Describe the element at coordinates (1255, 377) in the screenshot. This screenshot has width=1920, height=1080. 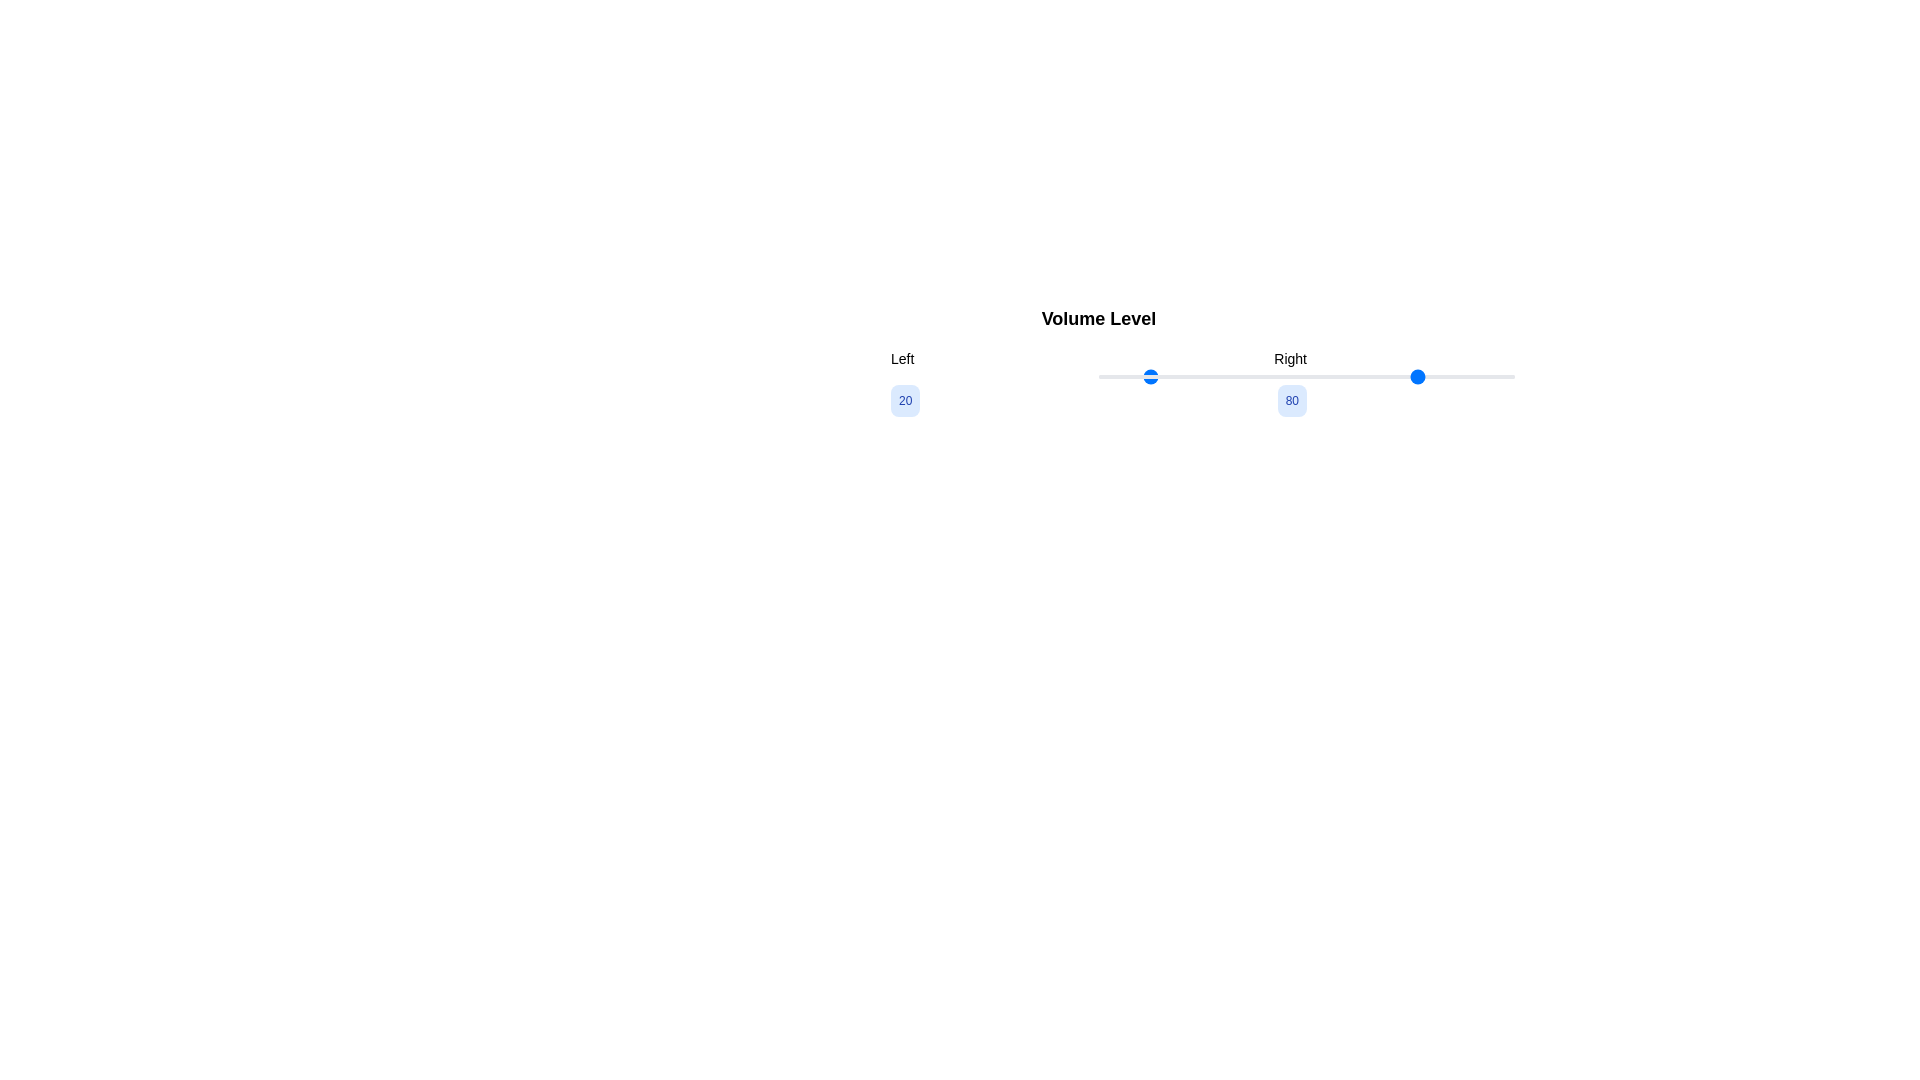
I see `the slider value` at that location.